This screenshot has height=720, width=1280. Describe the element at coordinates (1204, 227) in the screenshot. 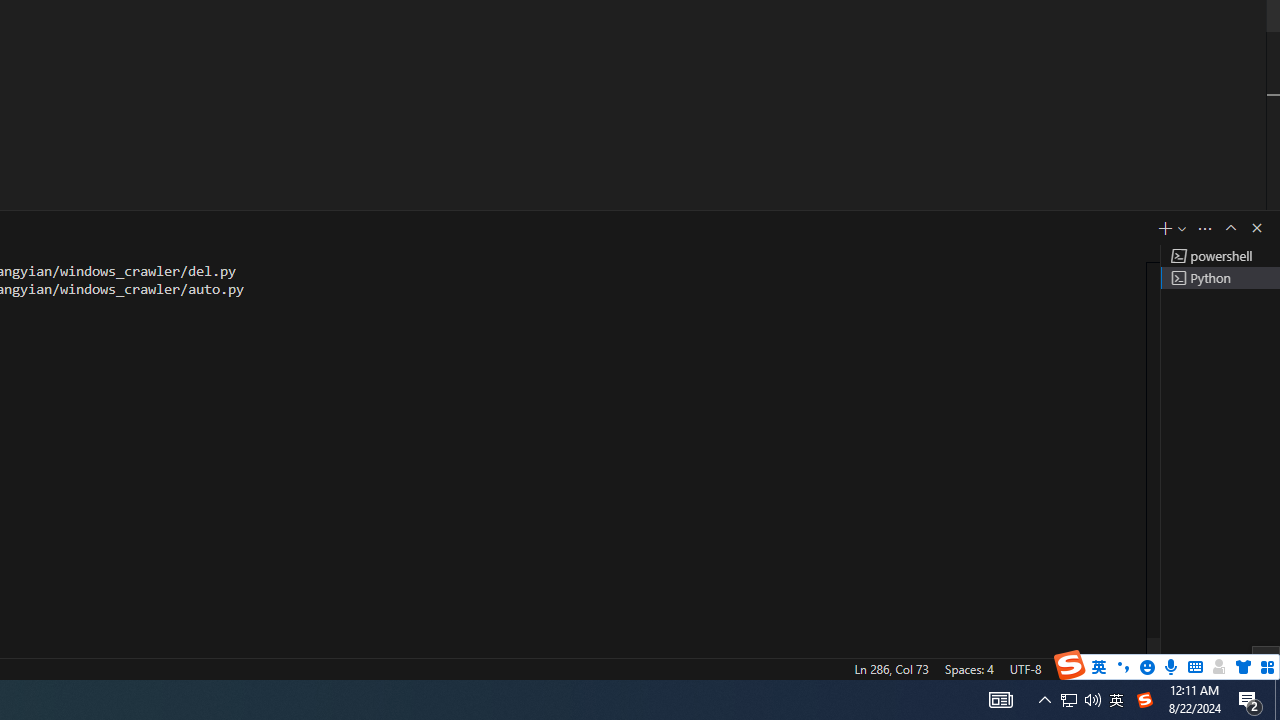

I see `'Views and More Actions...'` at that location.